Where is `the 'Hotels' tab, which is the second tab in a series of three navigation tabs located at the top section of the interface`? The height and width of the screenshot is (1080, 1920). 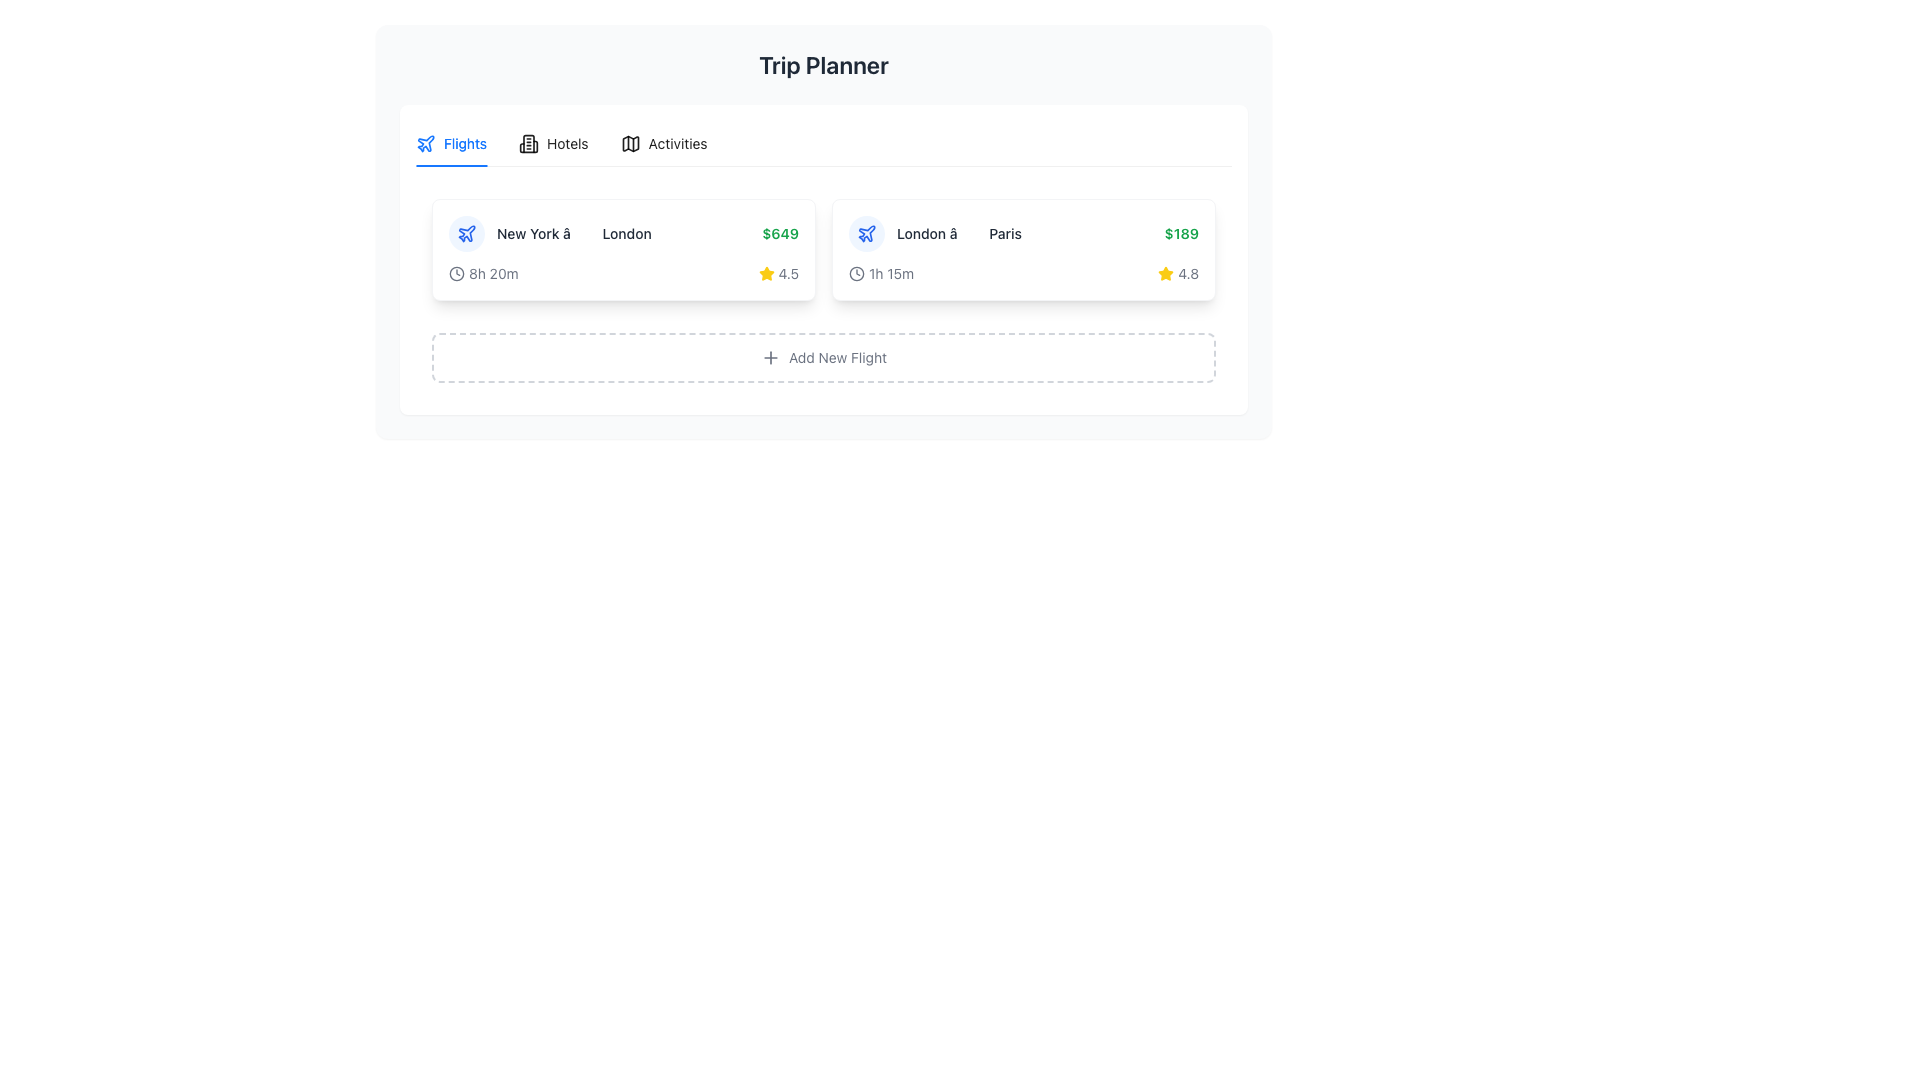
the 'Hotels' tab, which is the second tab in a series of three navigation tabs located at the top section of the interface is located at coordinates (553, 142).